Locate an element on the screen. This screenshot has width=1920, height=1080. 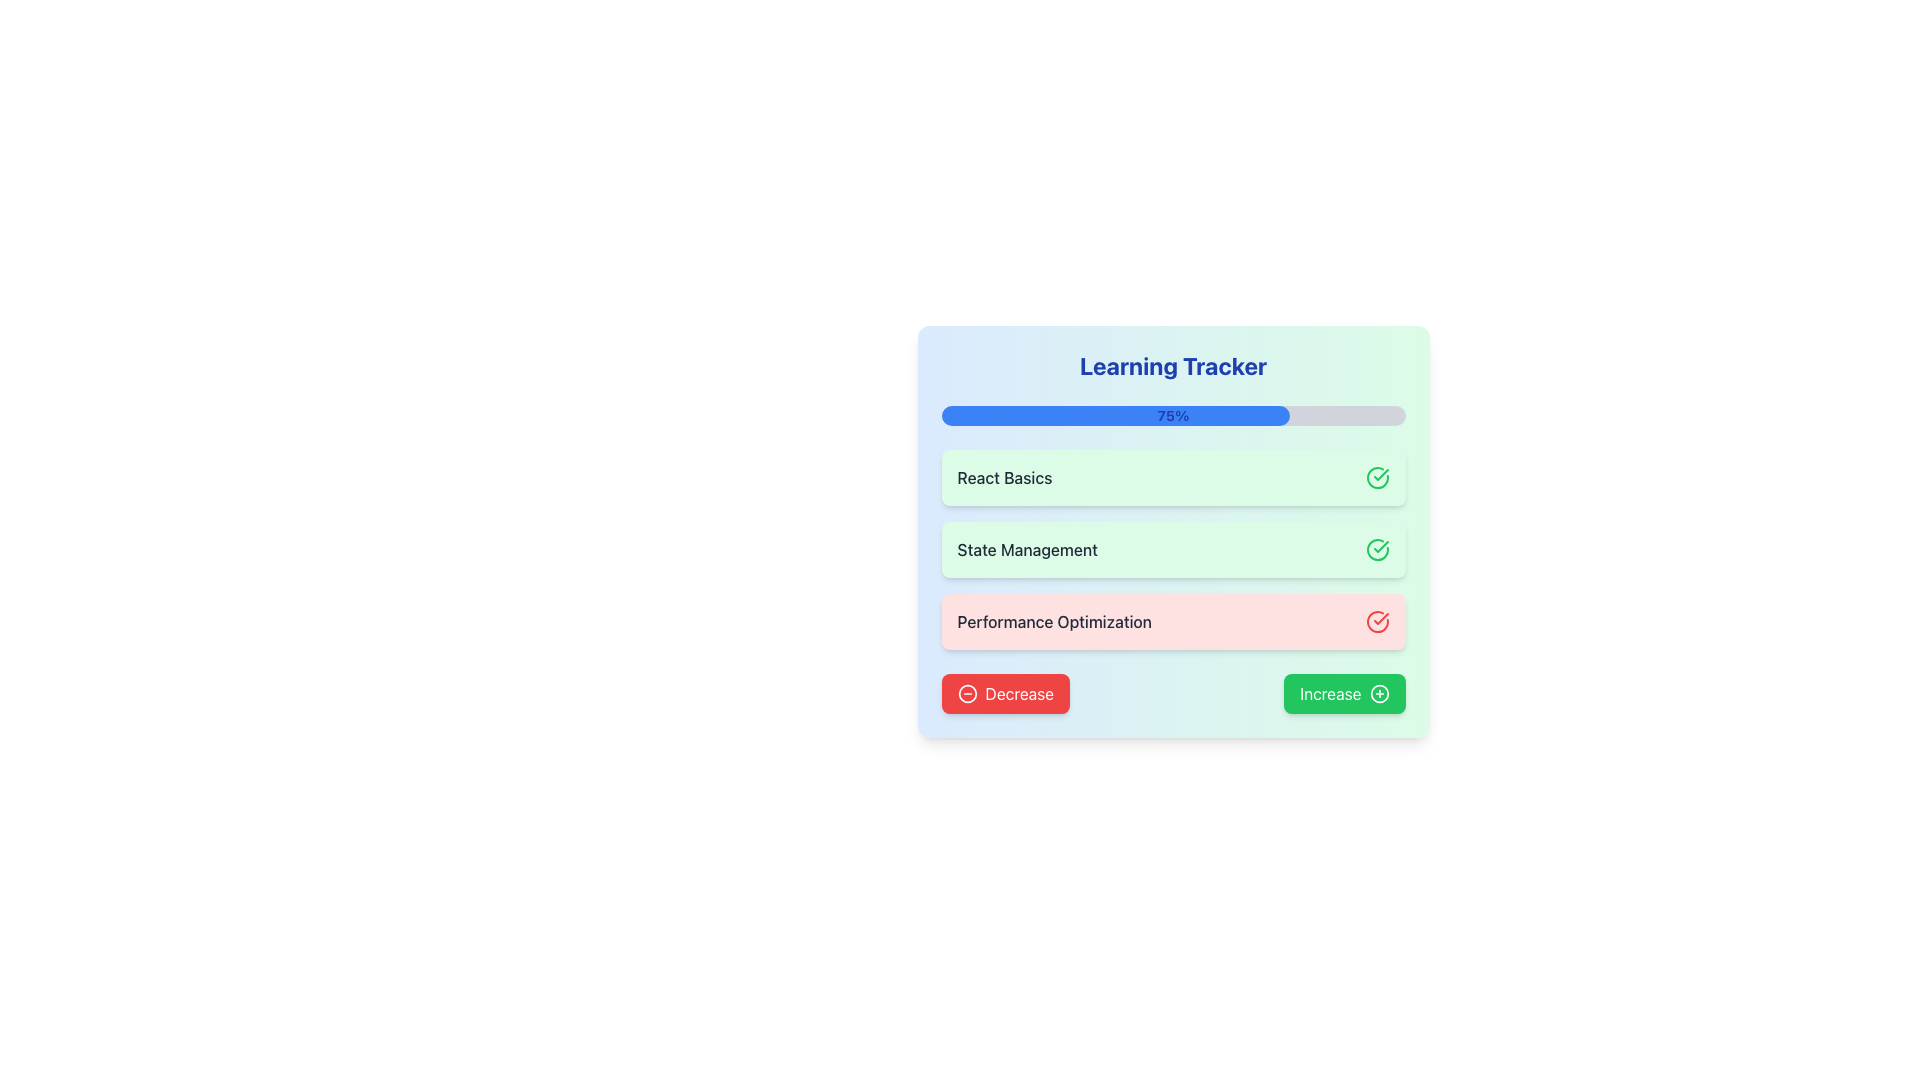
the red rectangular button labeled 'Decrease' that contains a white circular icon with a minus symbol, positioned at the bottom of the interface is located at coordinates (1005, 693).